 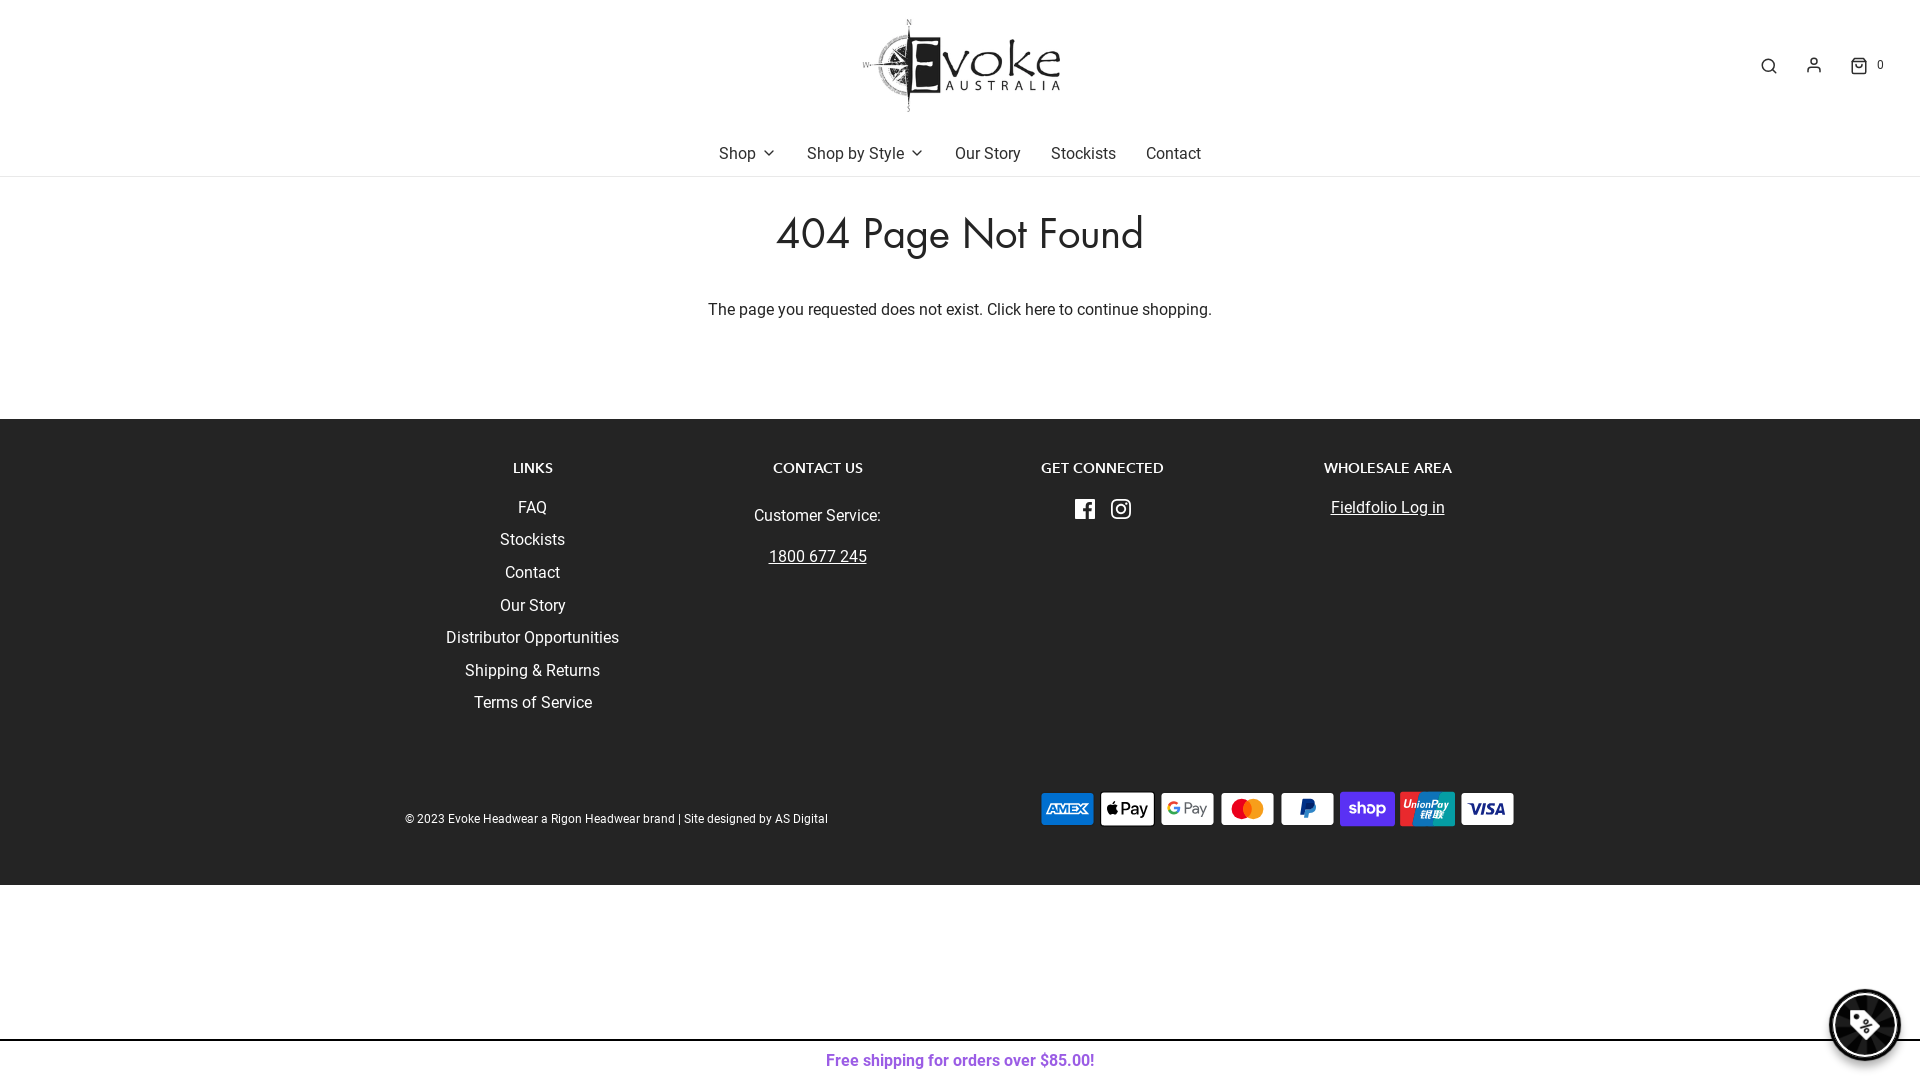 What do you see at coordinates (1864, 64) in the screenshot?
I see `'0'` at bounding box center [1864, 64].